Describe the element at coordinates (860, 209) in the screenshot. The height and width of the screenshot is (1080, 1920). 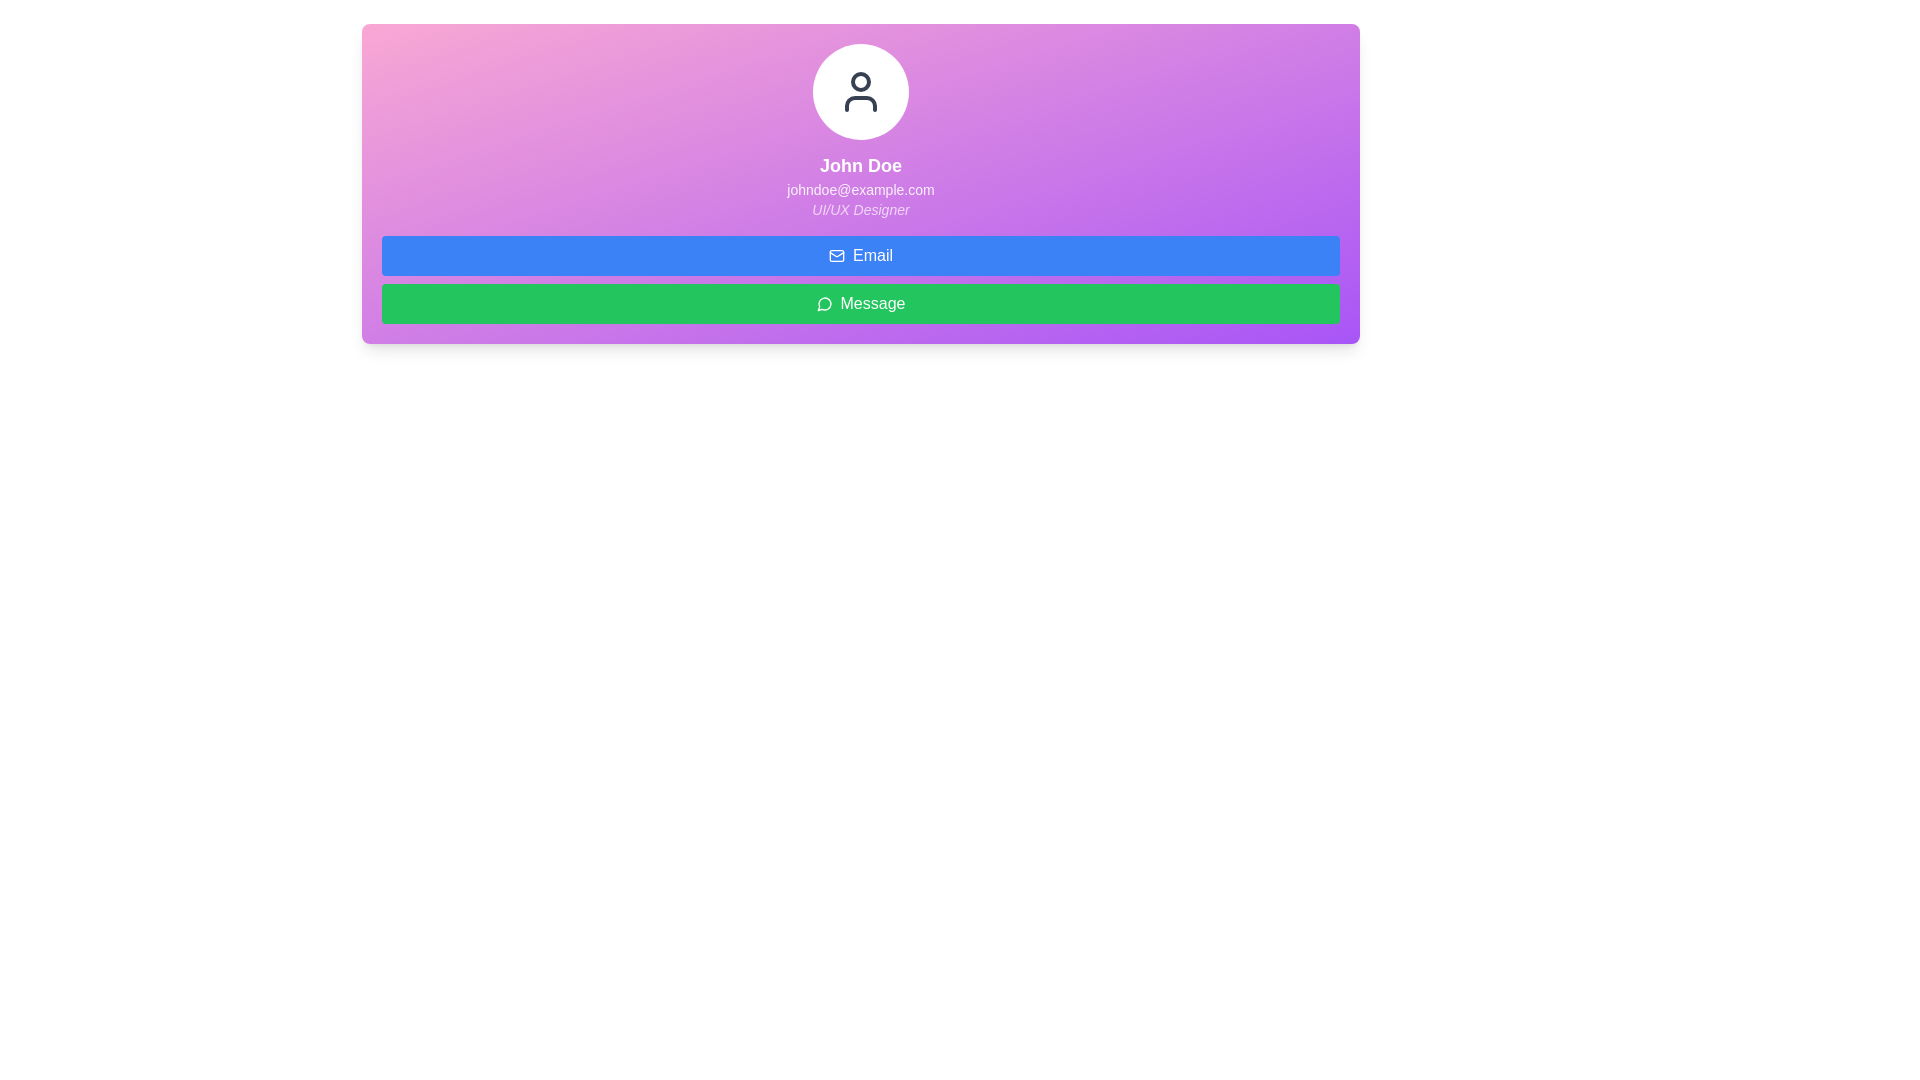
I see `the text 'UI/UX Designer' located at the bottom of the section containing 'John Doe' and 'johndoe@example.com' to trigger potential tooltips or interactions` at that location.